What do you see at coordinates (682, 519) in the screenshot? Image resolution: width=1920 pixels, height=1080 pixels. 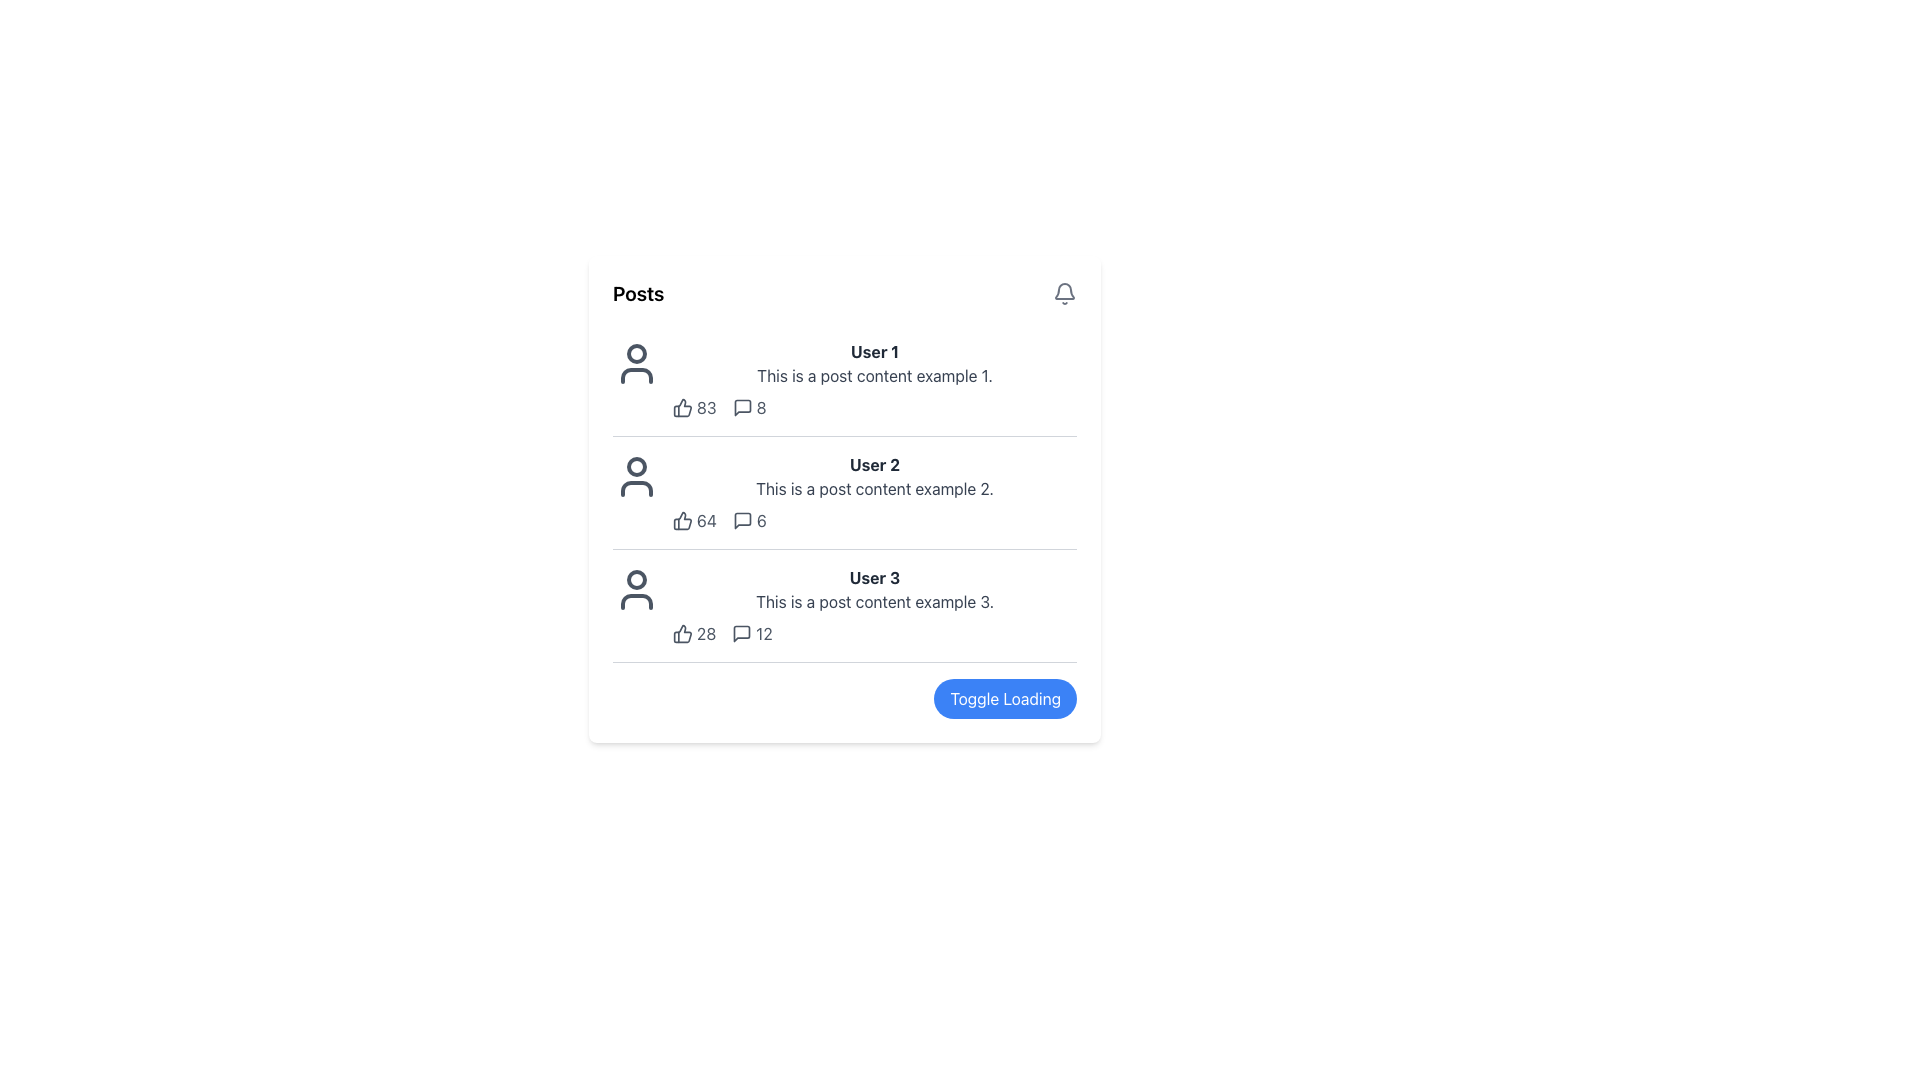 I see `the thumbs-up icon to express approval, which is styled in a contemporary thin-line fashion and located below the second user posting block` at bounding box center [682, 519].